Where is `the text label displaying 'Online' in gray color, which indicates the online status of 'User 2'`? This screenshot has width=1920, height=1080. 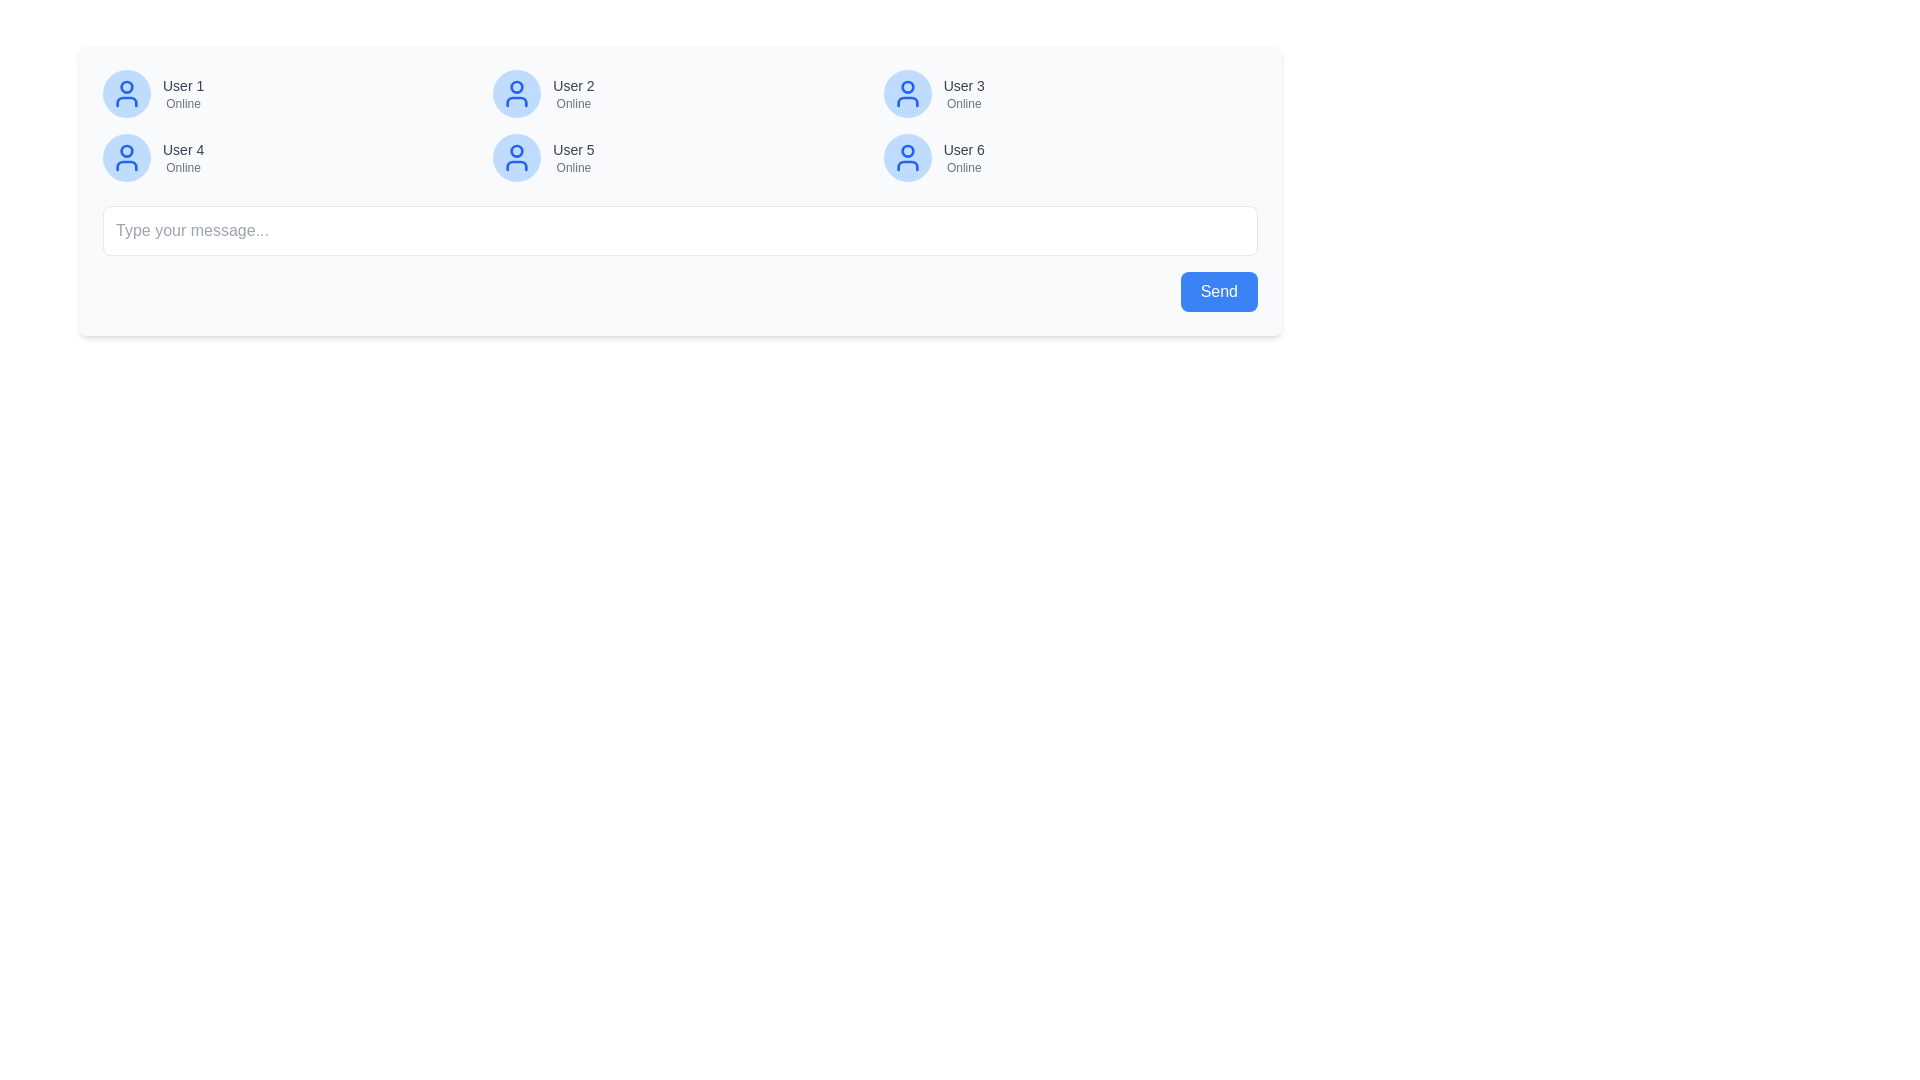
the text label displaying 'Online' in gray color, which indicates the online status of 'User 2' is located at coordinates (572, 104).